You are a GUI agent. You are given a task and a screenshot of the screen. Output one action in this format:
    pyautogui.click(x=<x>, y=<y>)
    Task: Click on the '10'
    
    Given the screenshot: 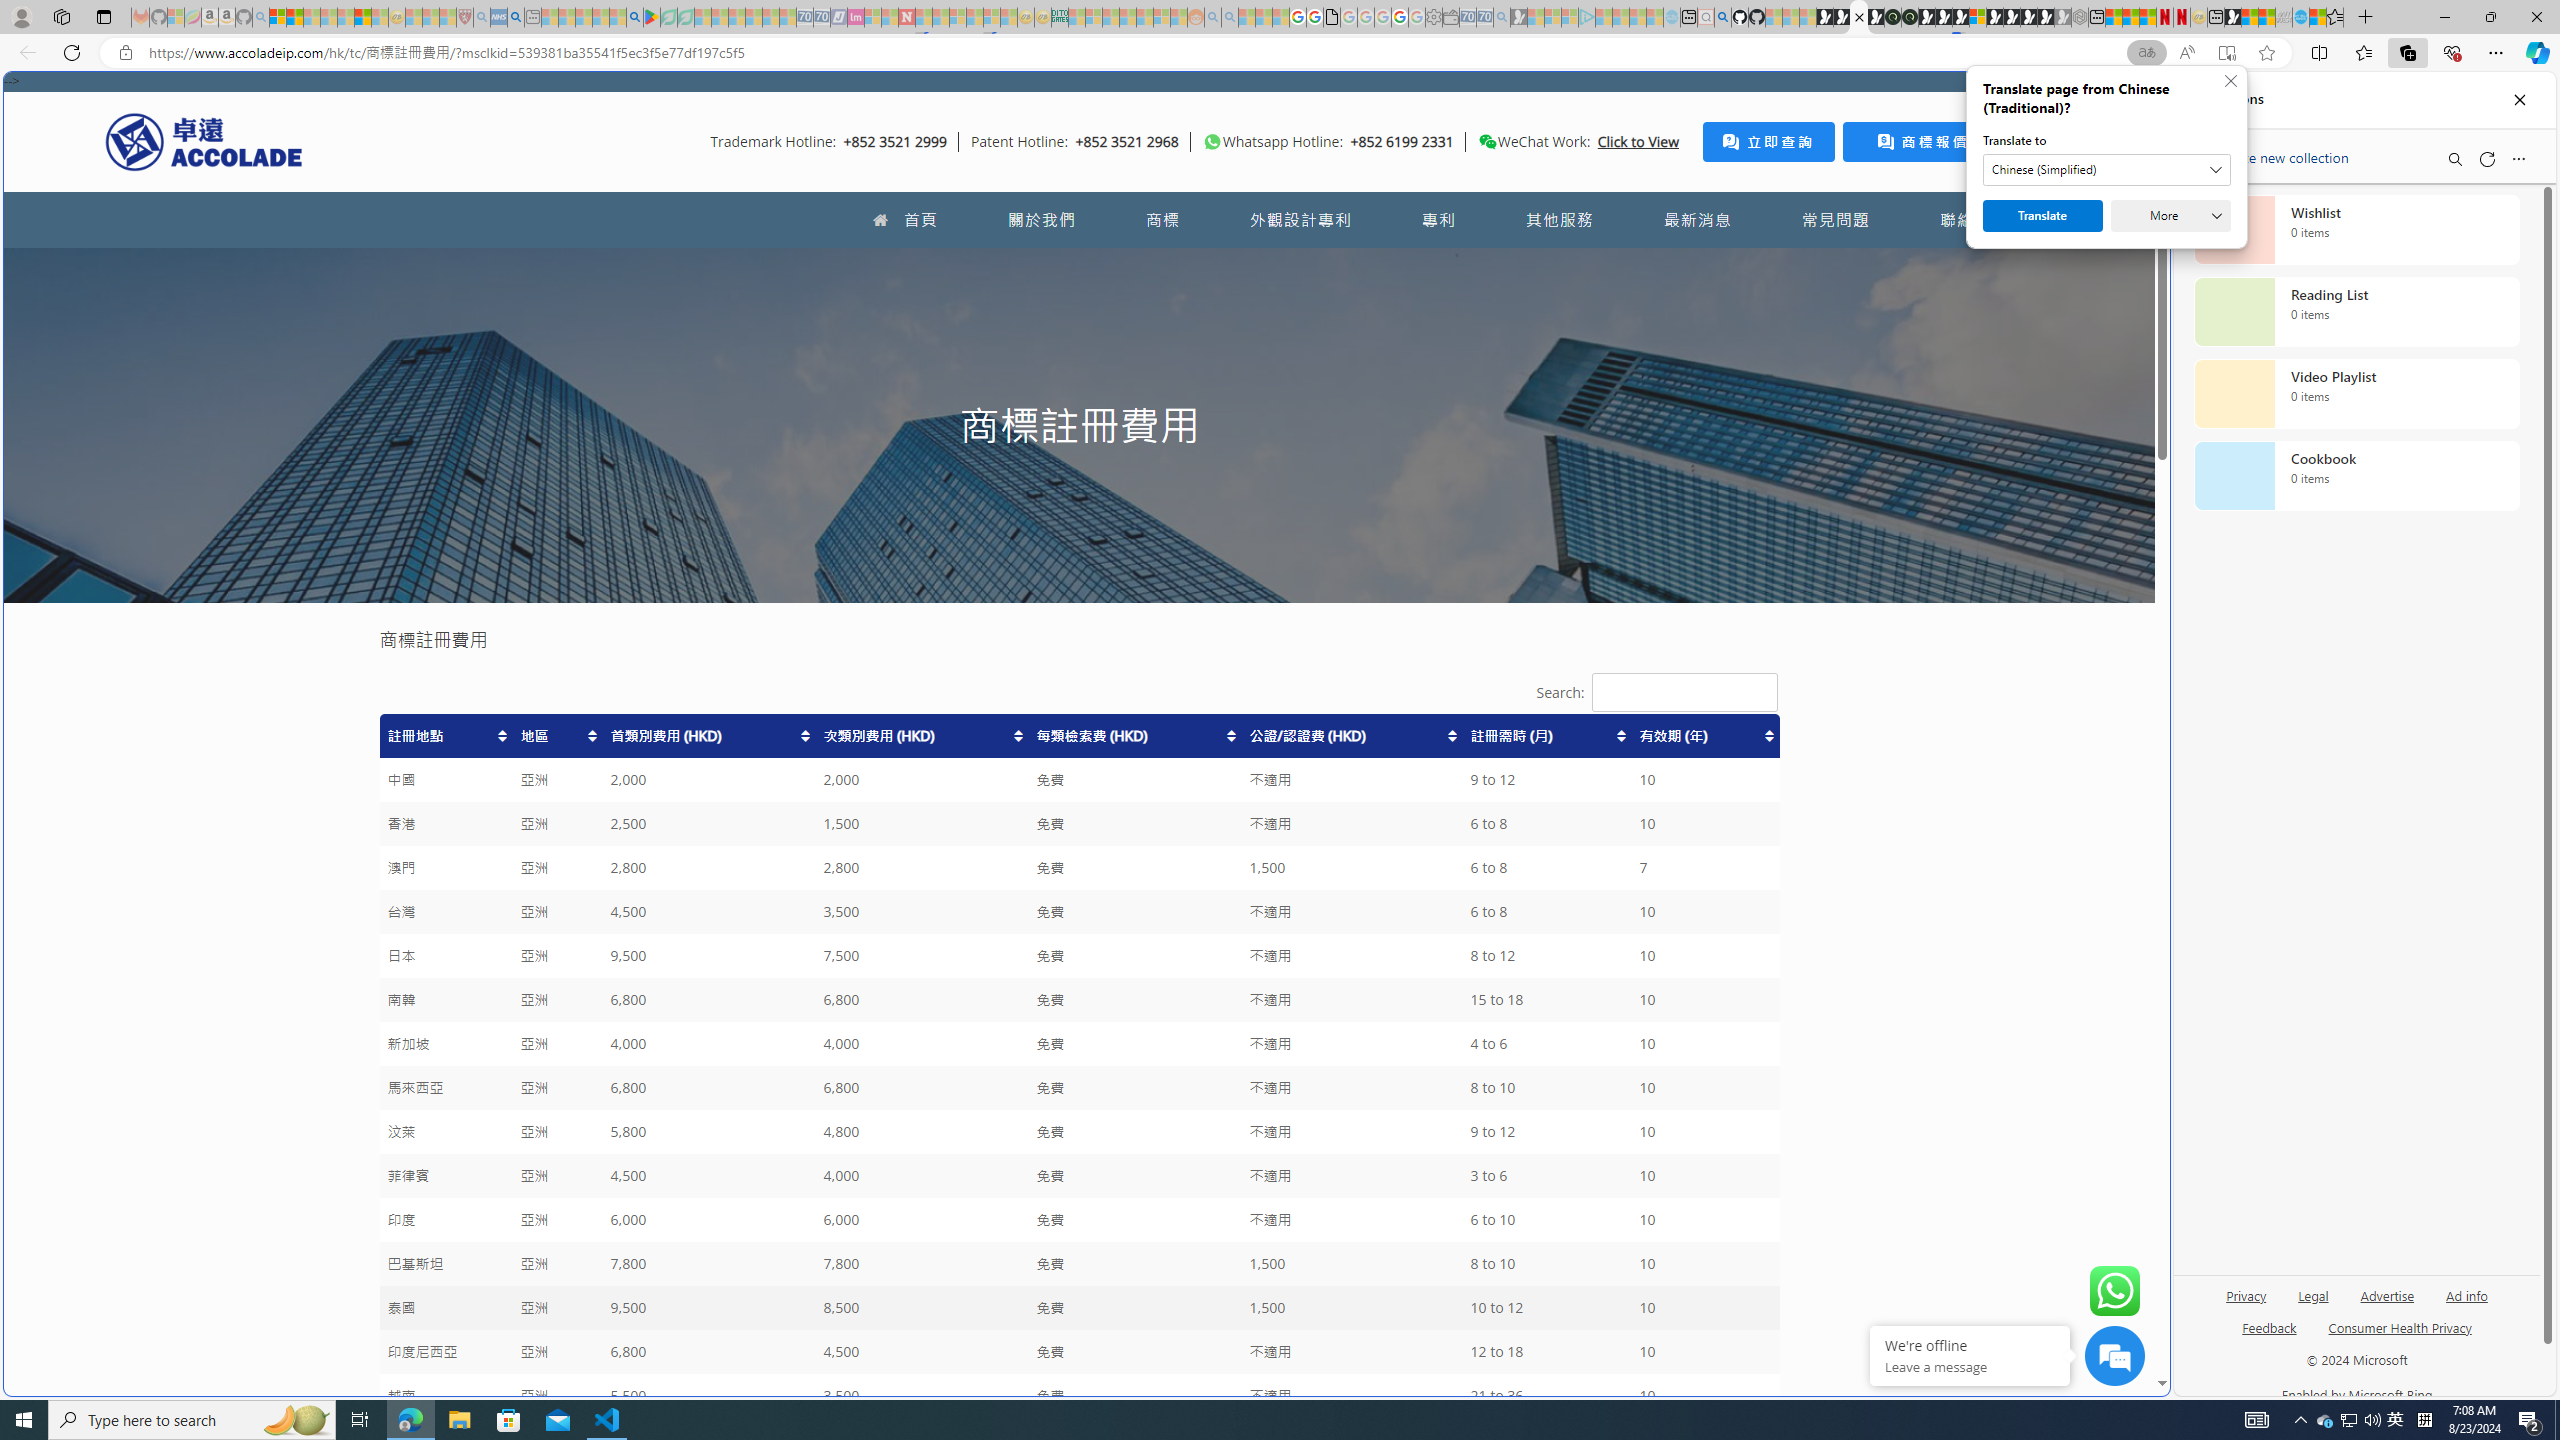 What is the action you would take?
    pyautogui.click(x=1703, y=1395)
    